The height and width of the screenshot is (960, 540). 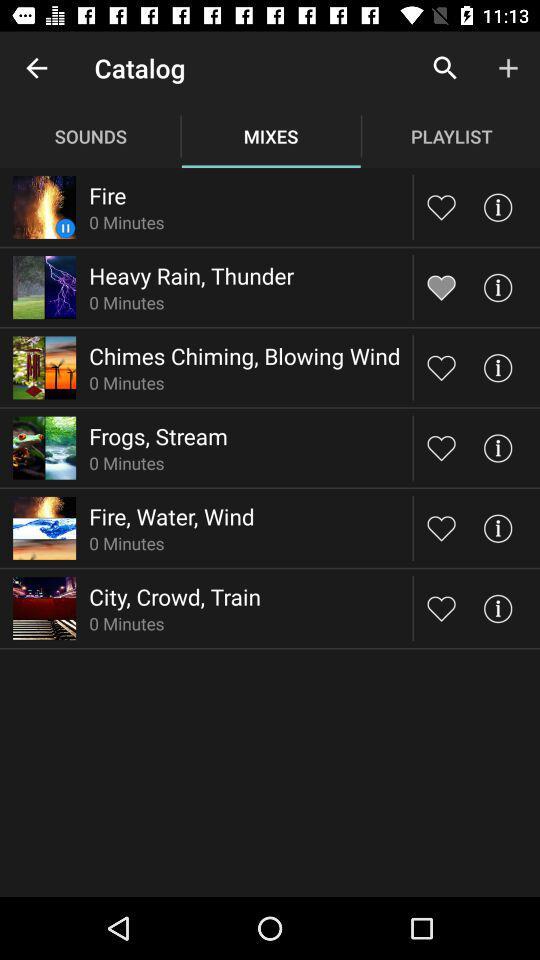 I want to click on get information, so click(x=496, y=607).